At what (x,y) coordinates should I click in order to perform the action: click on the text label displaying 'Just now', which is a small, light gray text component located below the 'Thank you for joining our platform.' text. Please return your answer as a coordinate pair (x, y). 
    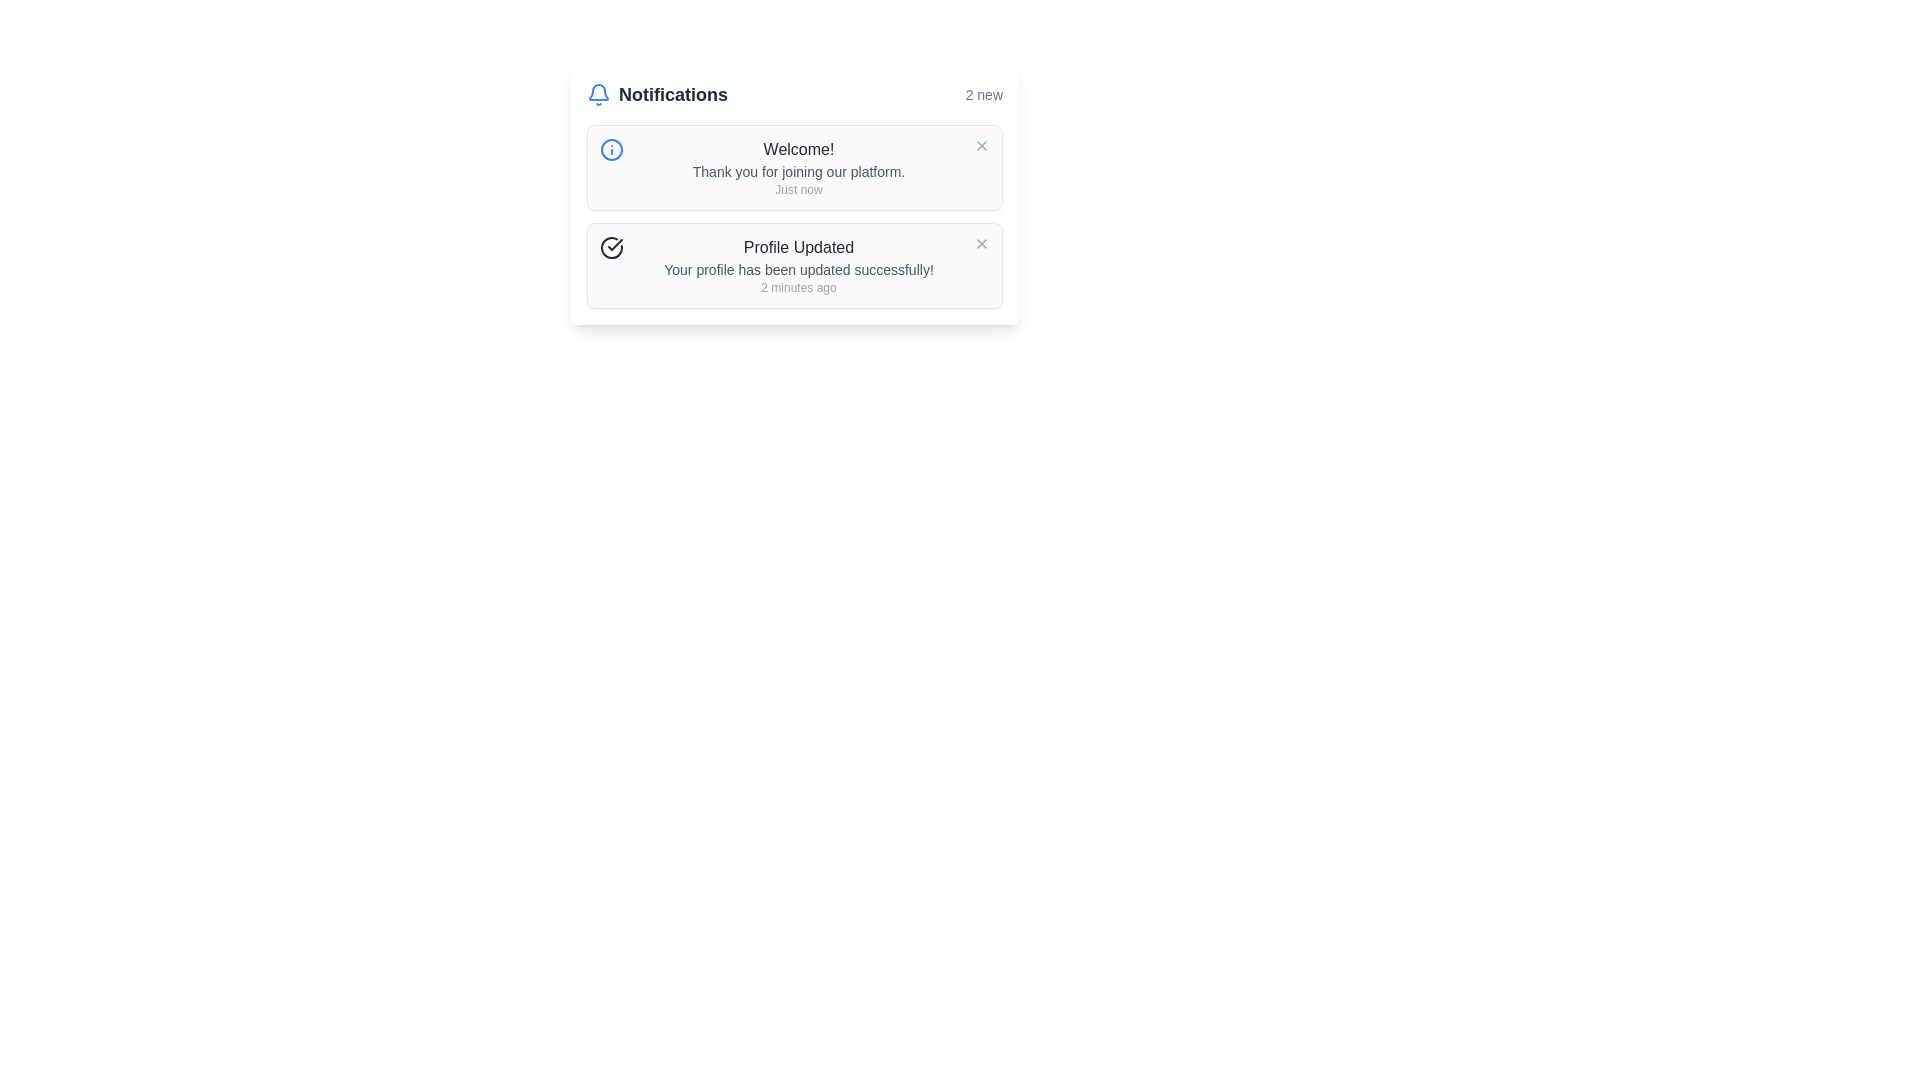
    Looking at the image, I should click on (797, 189).